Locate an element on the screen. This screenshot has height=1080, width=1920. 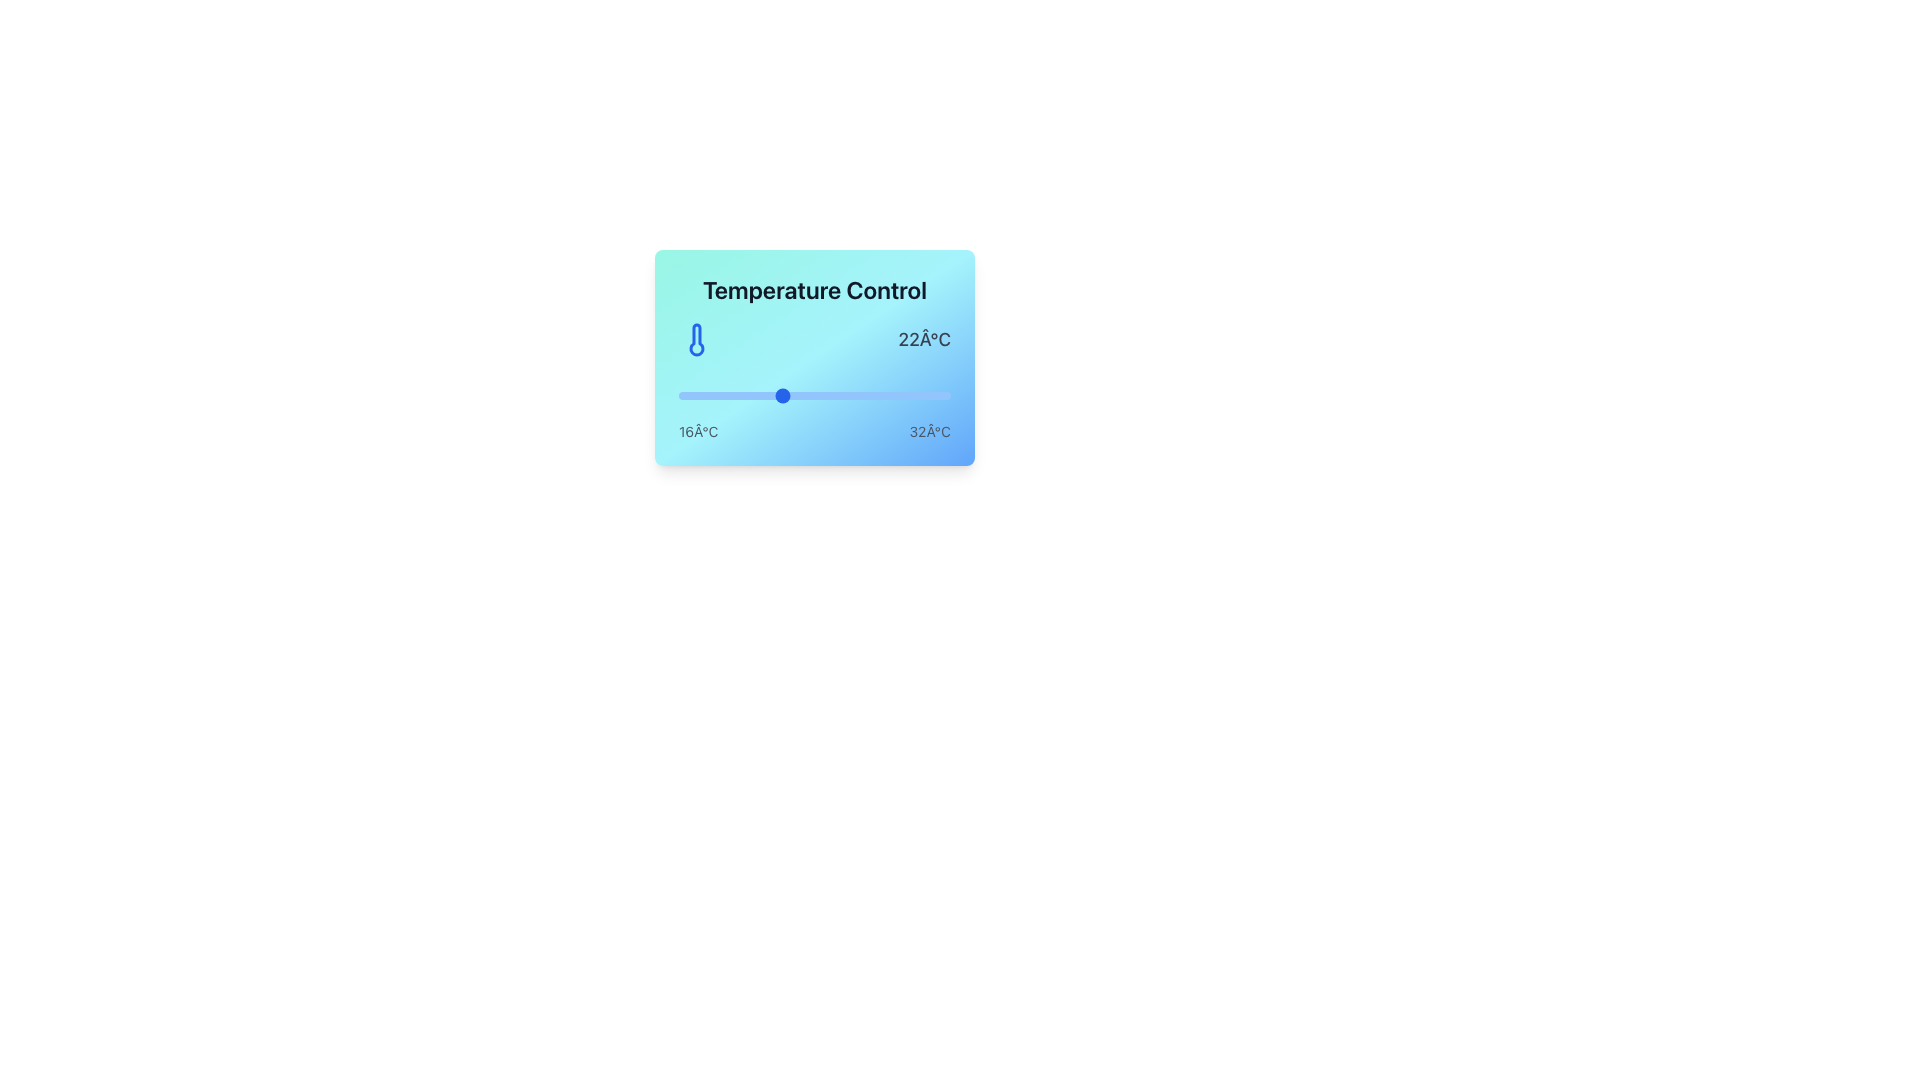
the thermometer icon within the 'Temperature Control' card, which serves as an indicator of temperature is located at coordinates (696, 338).